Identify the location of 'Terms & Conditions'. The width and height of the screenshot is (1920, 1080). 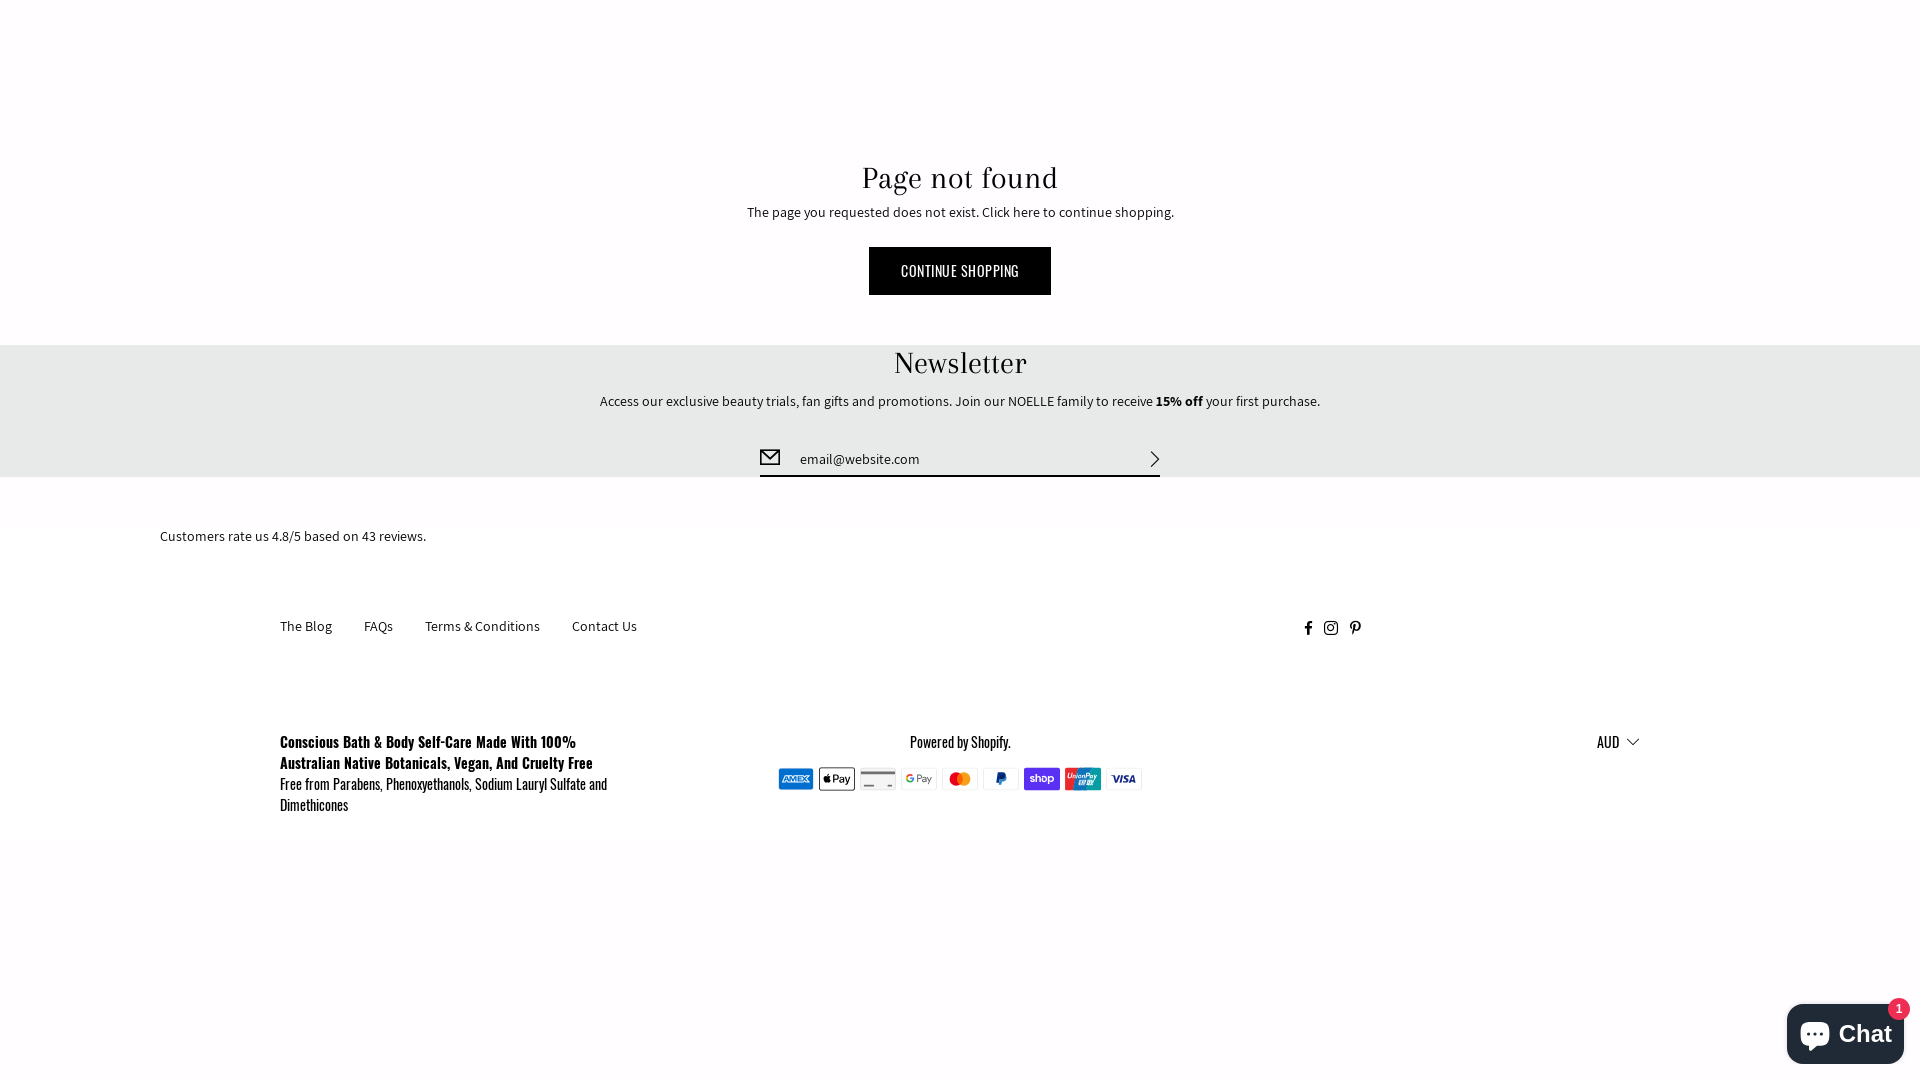
(482, 624).